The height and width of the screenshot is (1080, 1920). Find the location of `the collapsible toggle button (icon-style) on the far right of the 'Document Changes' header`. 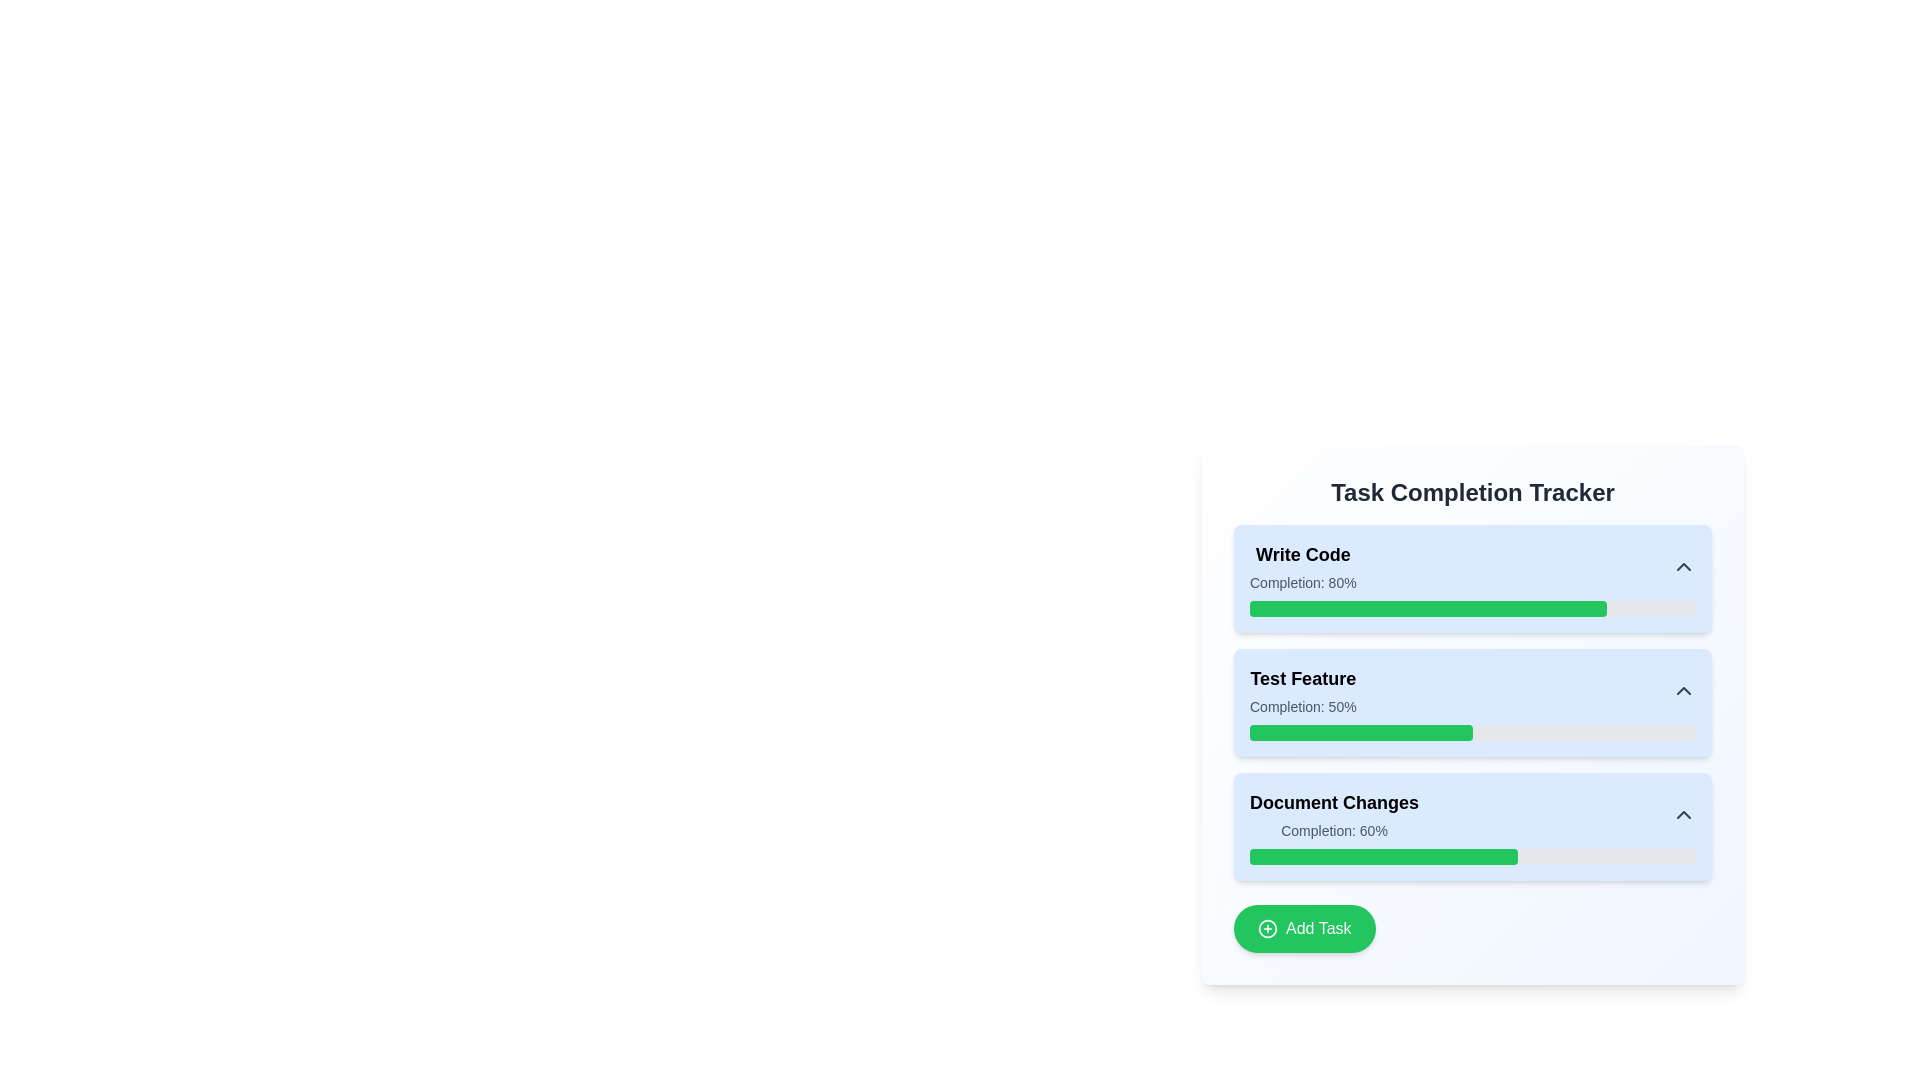

the collapsible toggle button (icon-style) on the far right of the 'Document Changes' header is located at coordinates (1683, 814).